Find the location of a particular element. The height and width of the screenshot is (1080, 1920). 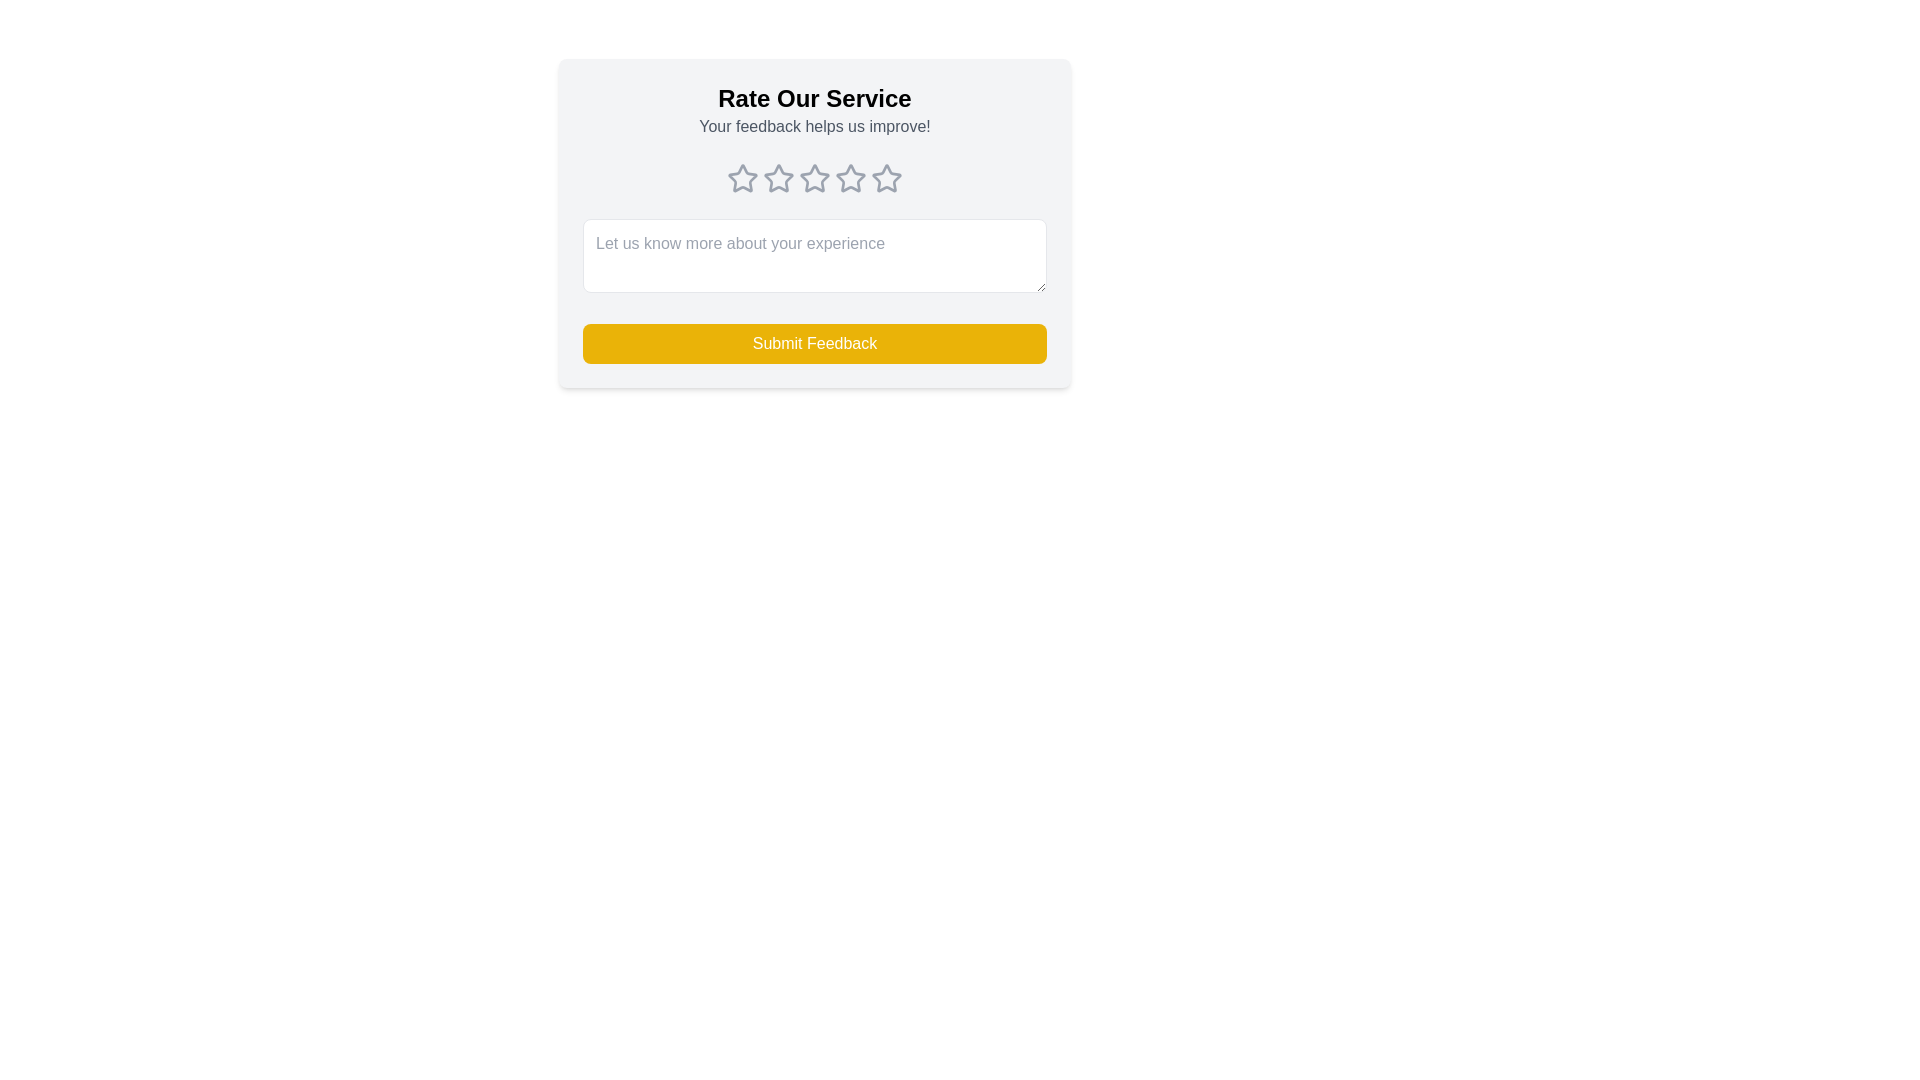

the third star icon in the row of five gray rating stars is located at coordinates (814, 176).